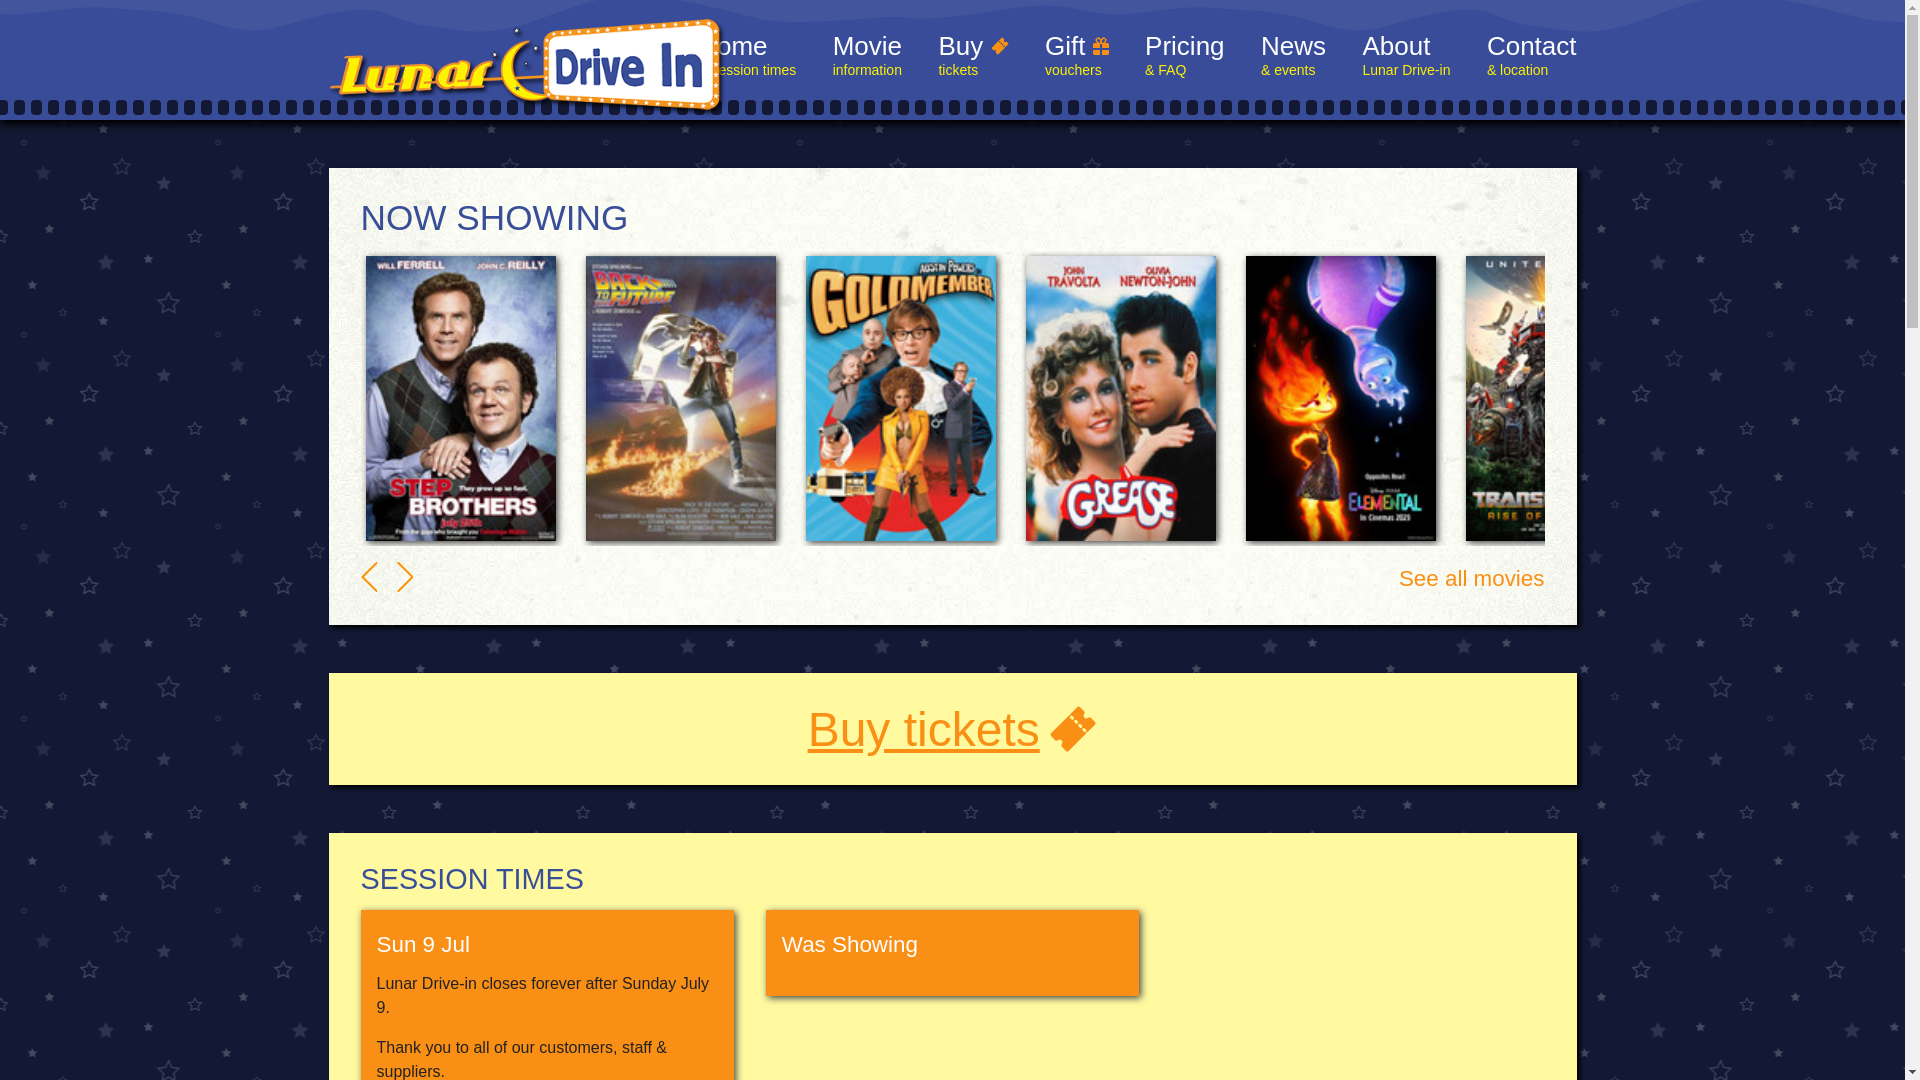 The width and height of the screenshot is (1920, 1080). I want to click on ' ', so click(397, 577).